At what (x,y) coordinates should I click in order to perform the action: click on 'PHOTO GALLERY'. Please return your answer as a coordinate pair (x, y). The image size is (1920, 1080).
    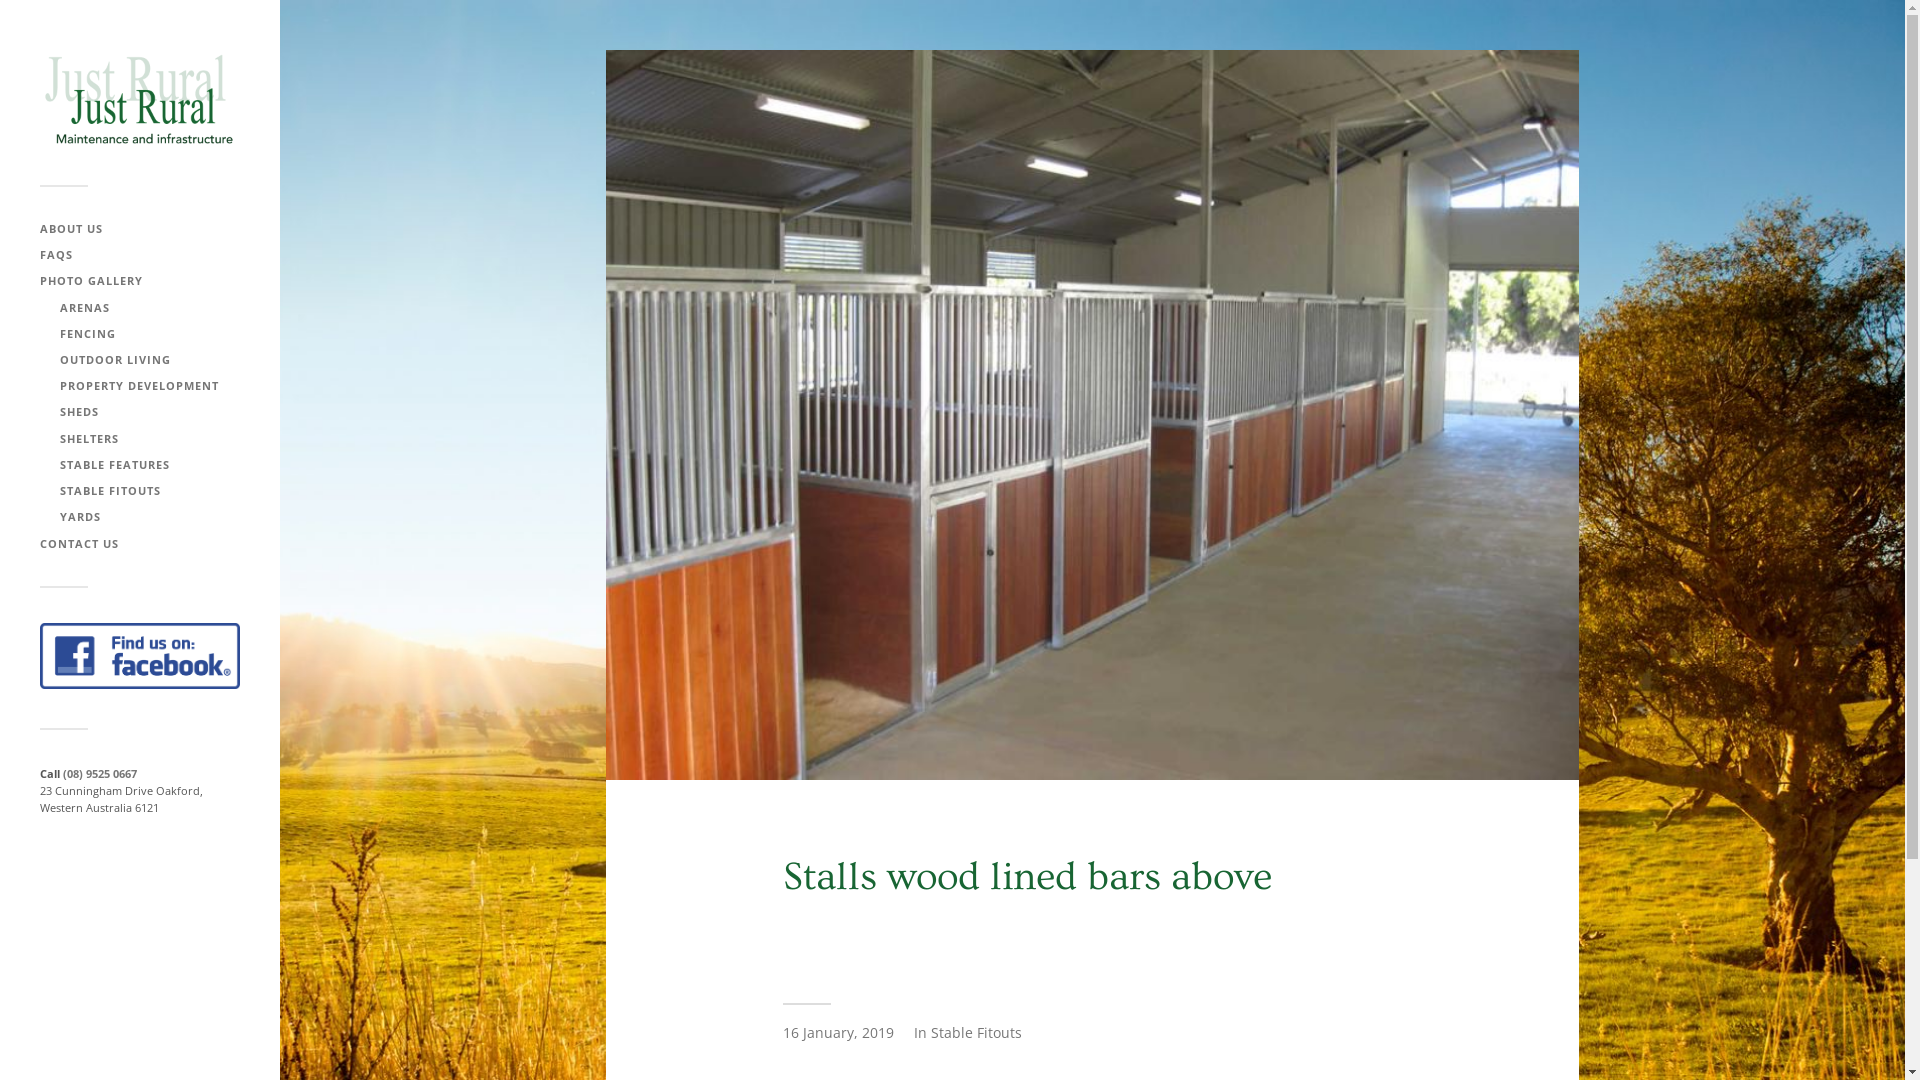
    Looking at the image, I should click on (90, 280).